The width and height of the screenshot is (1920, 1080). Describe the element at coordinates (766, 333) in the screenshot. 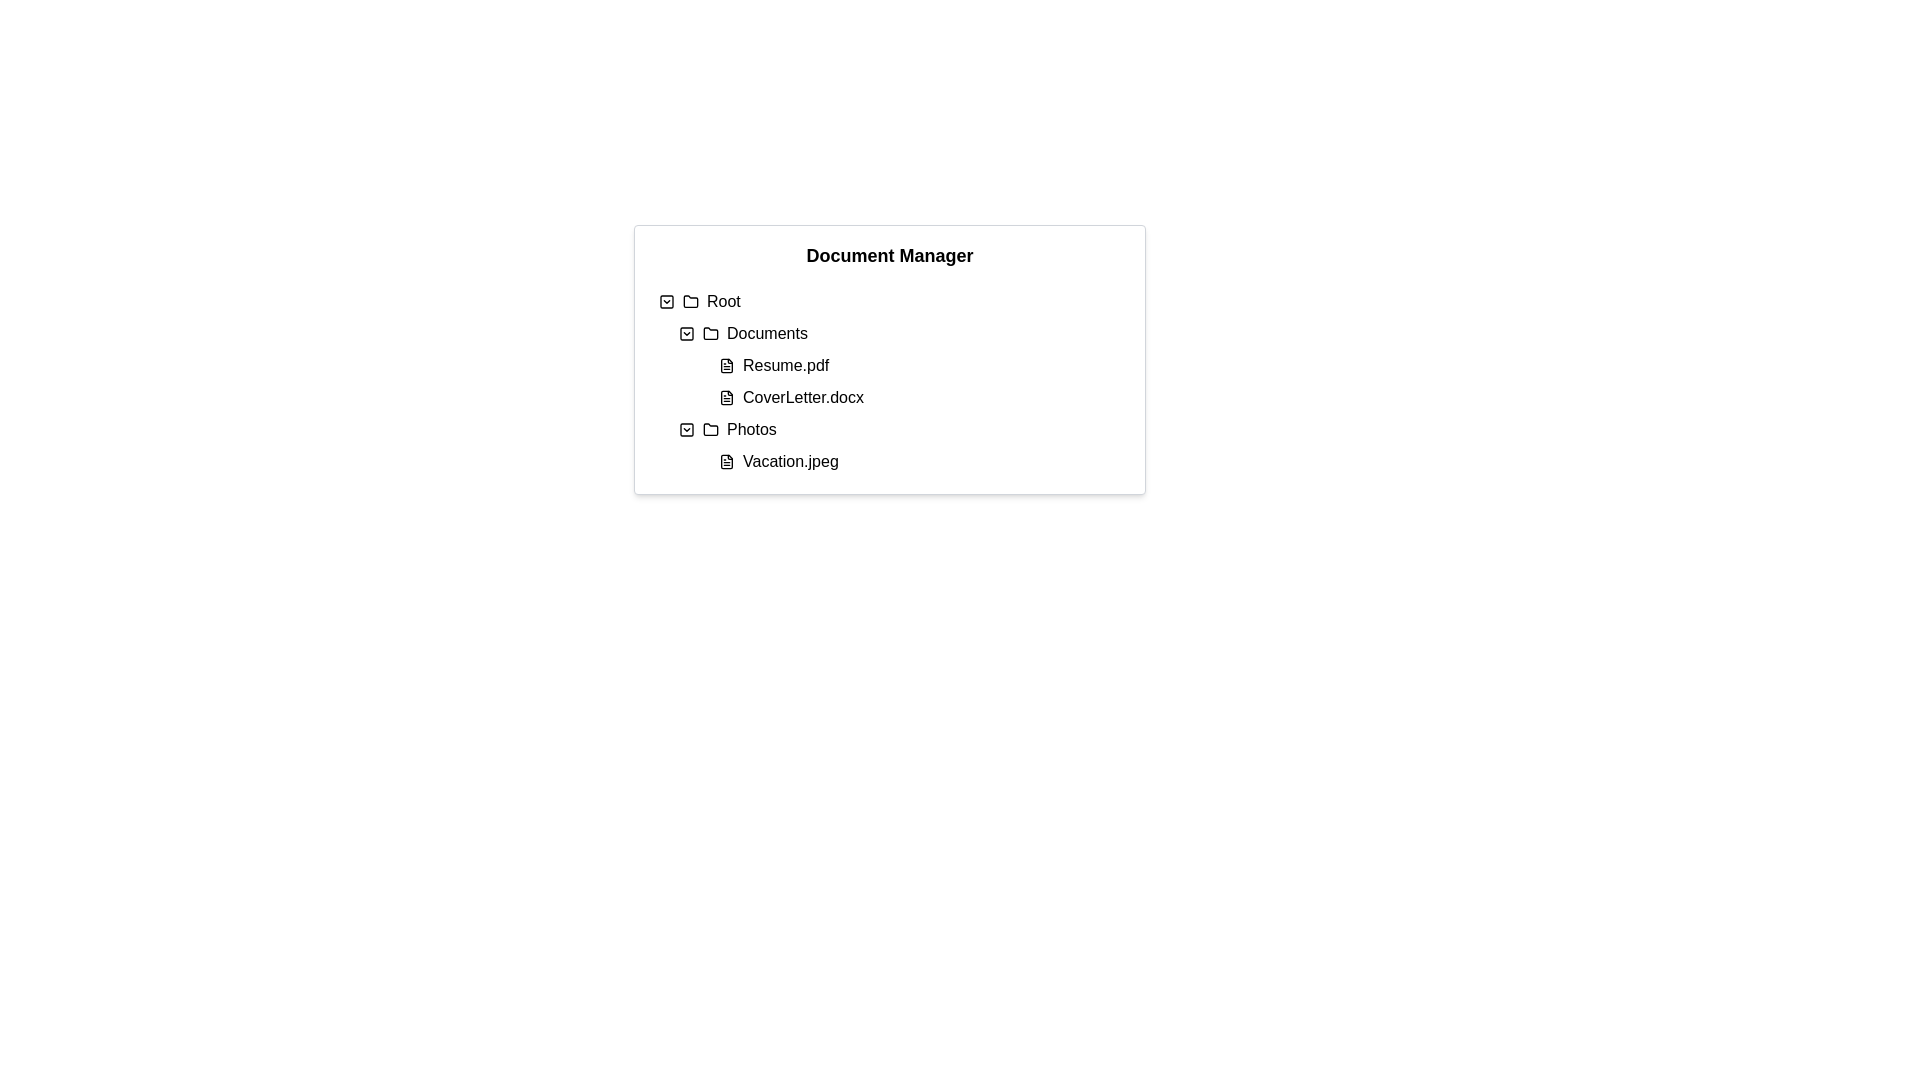

I see `the text label that displays 'Documents', which is positioned below the title 'Root' in the hierarchical file listing` at that location.